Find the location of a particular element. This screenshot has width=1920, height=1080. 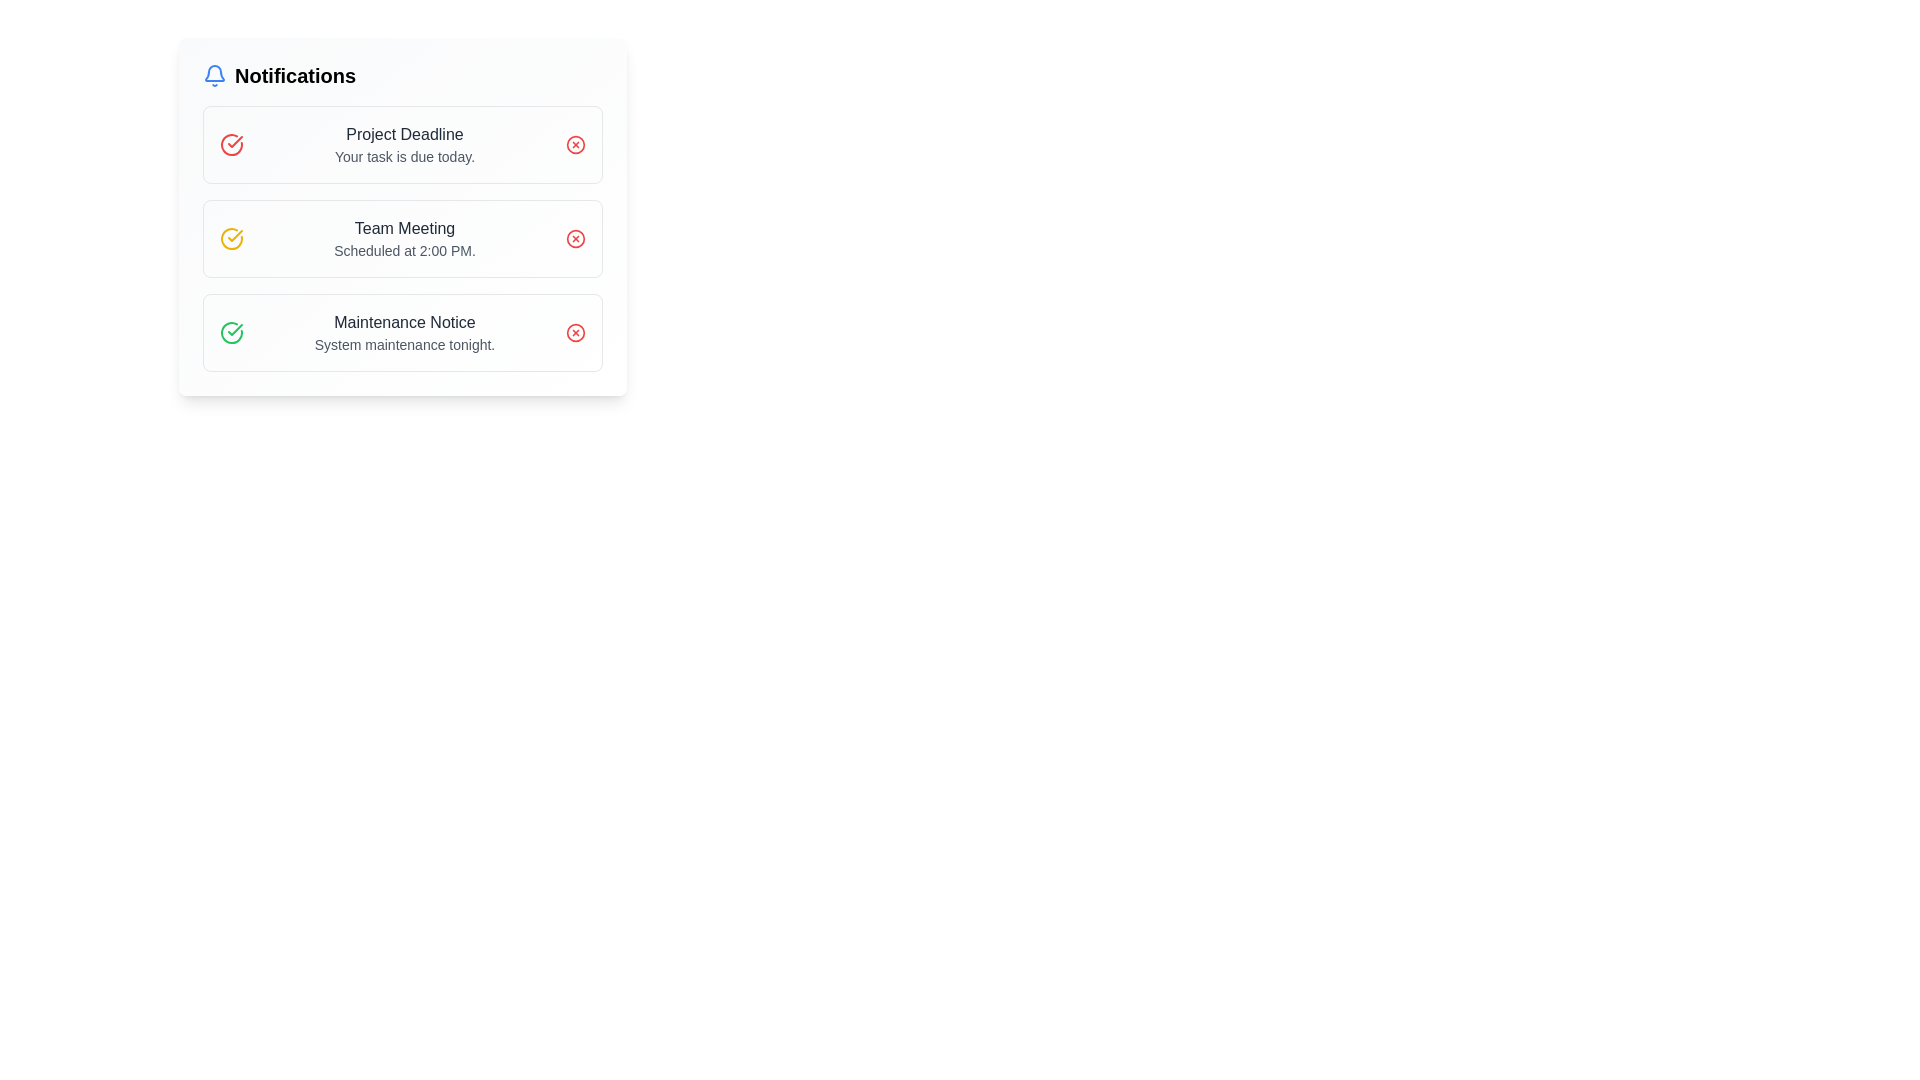

the 'Maintenance Notice' text element, which is the third notification in the list, displaying a bold title and a smaller description about system maintenance is located at coordinates (403, 331).